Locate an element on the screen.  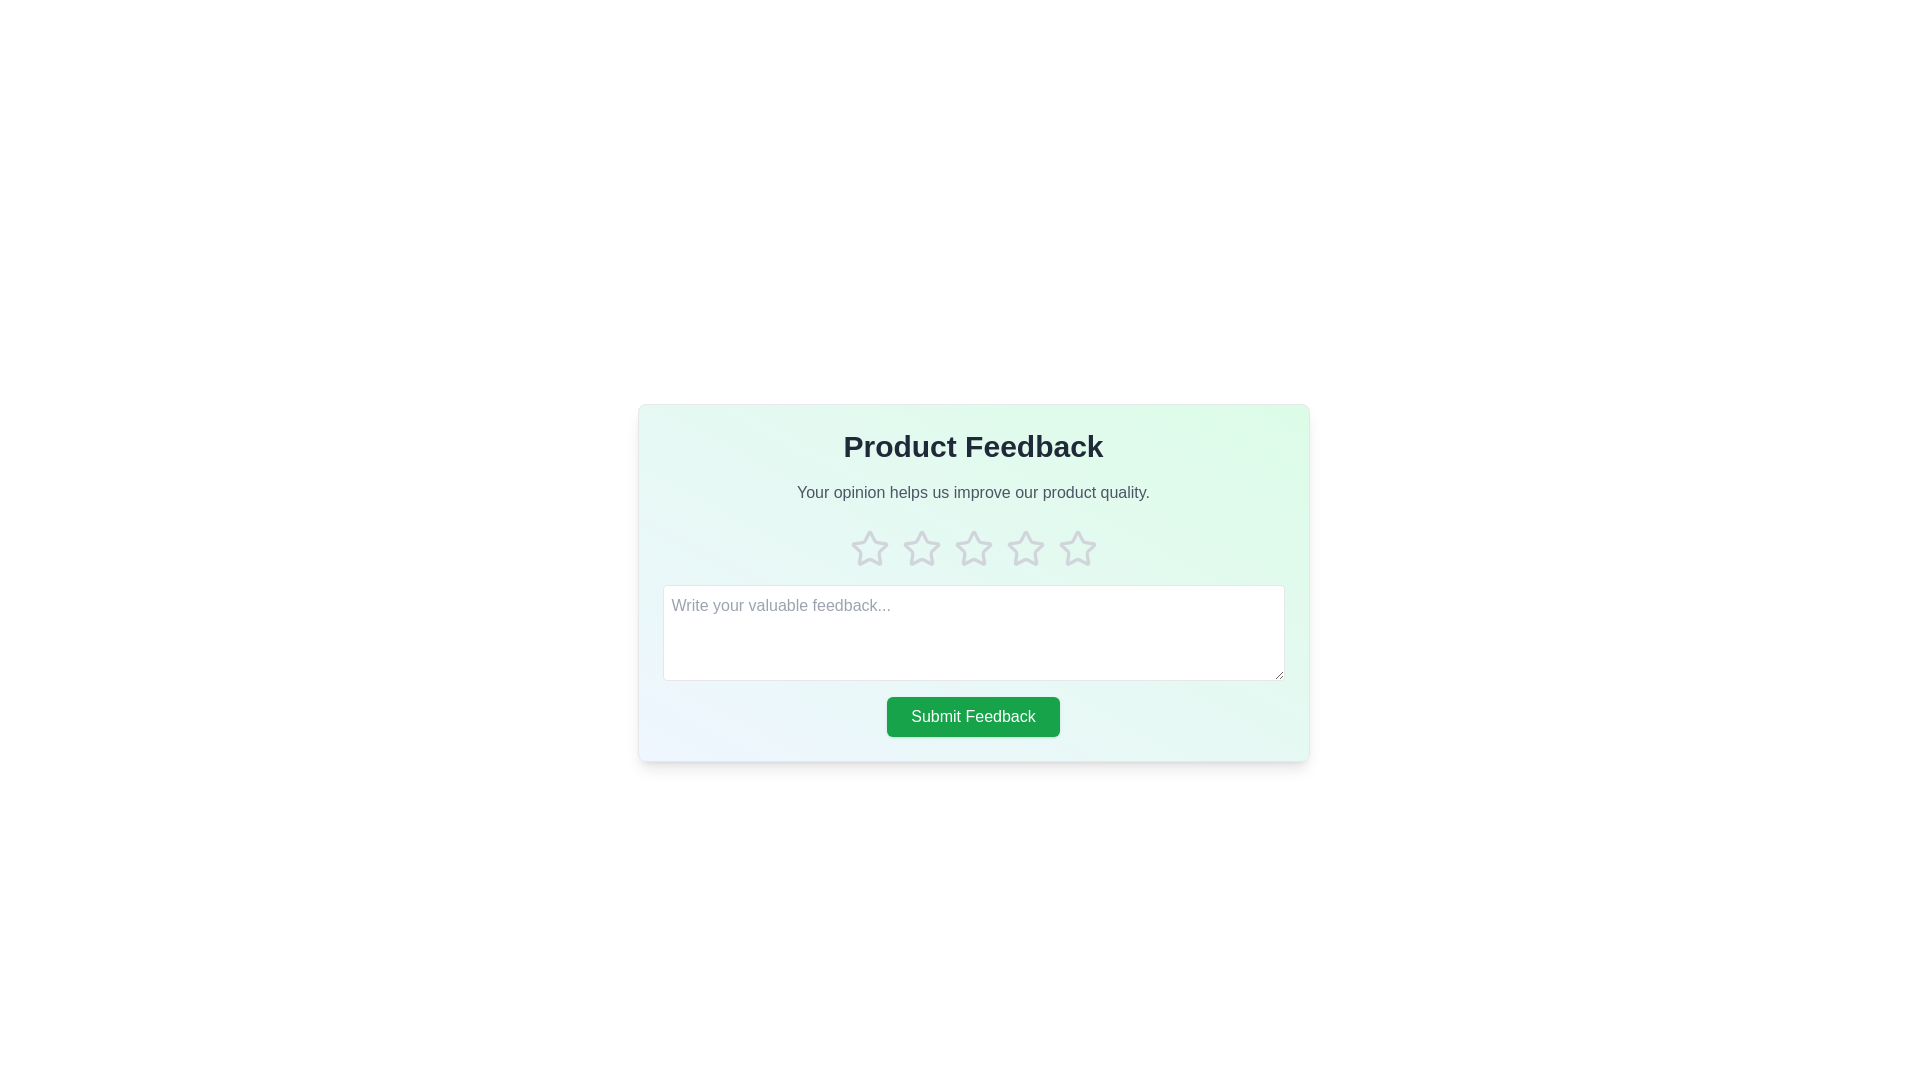
the third star in the rating system located below the 'Product Feedback' header and above the 'Write your valuable feedback...' input box is located at coordinates (1025, 548).